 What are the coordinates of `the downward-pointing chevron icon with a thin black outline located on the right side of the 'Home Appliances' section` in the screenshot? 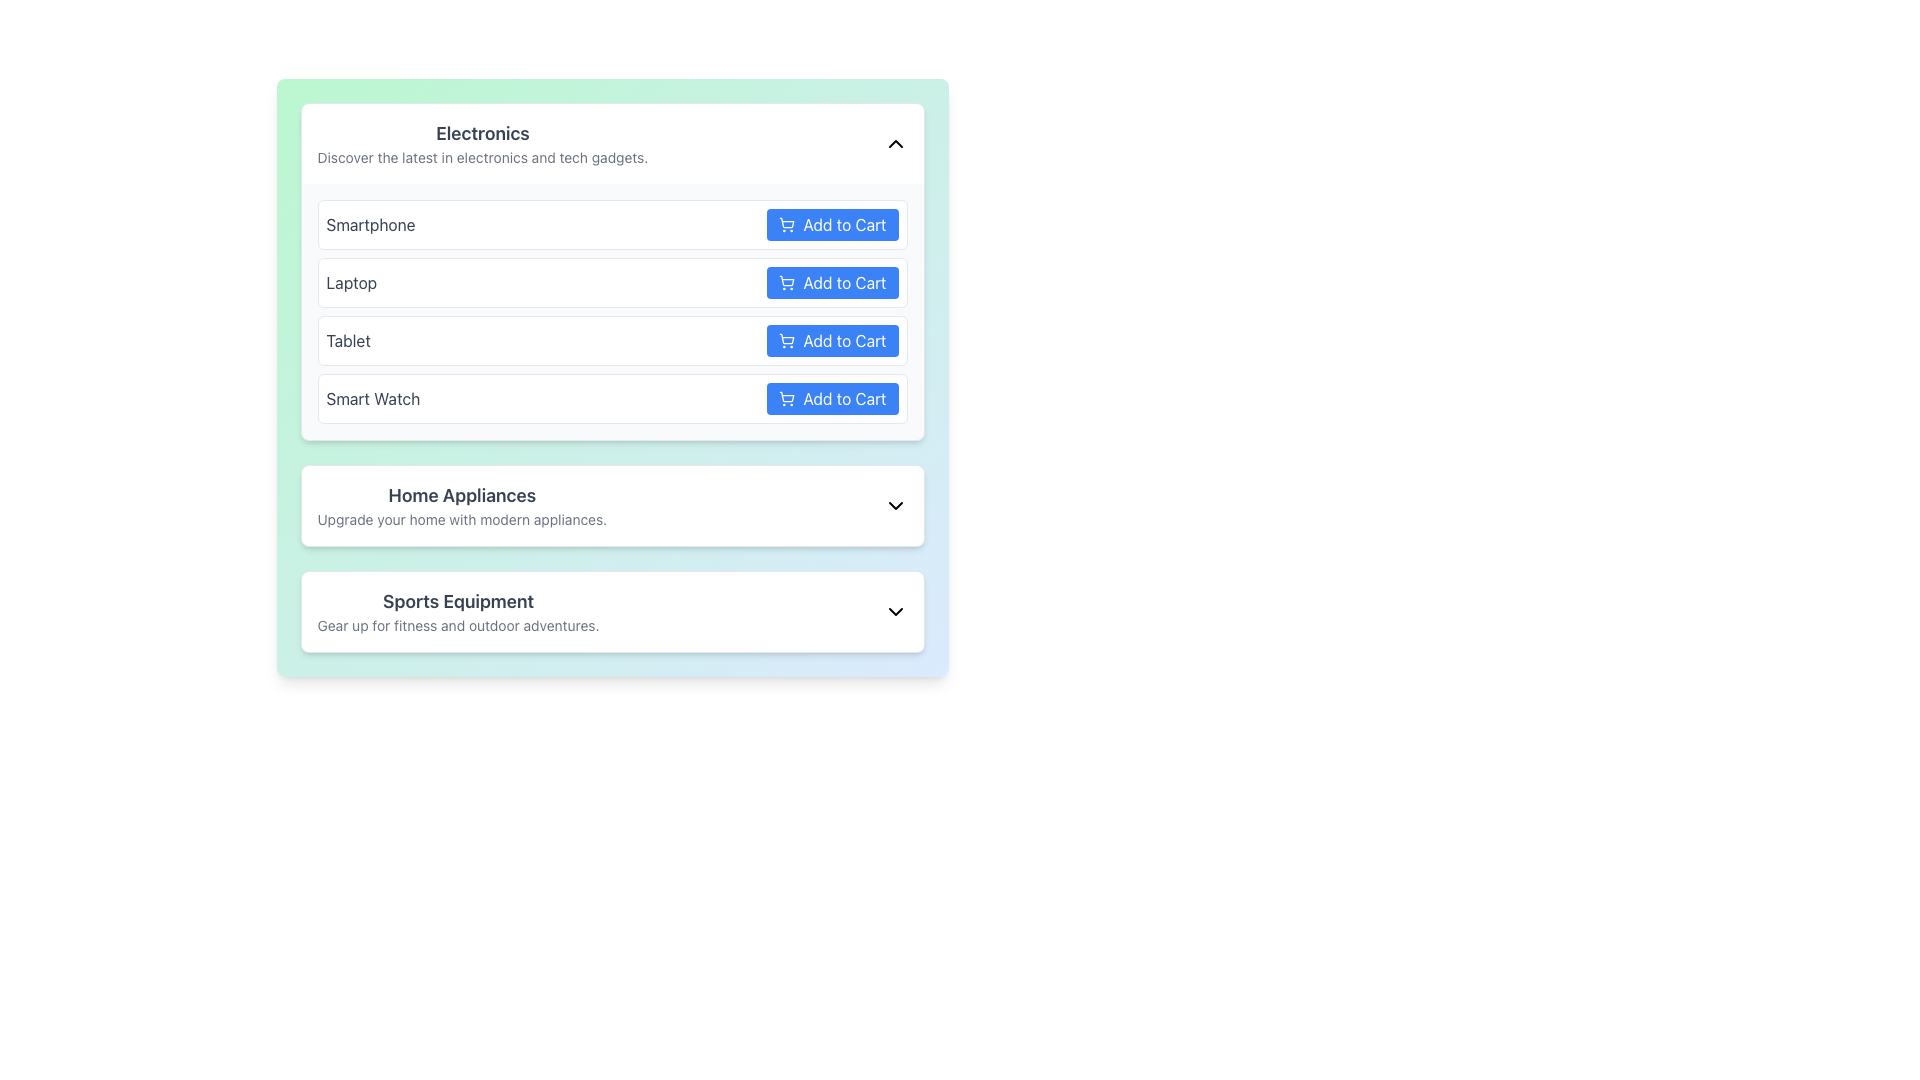 It's located at (894, 504).